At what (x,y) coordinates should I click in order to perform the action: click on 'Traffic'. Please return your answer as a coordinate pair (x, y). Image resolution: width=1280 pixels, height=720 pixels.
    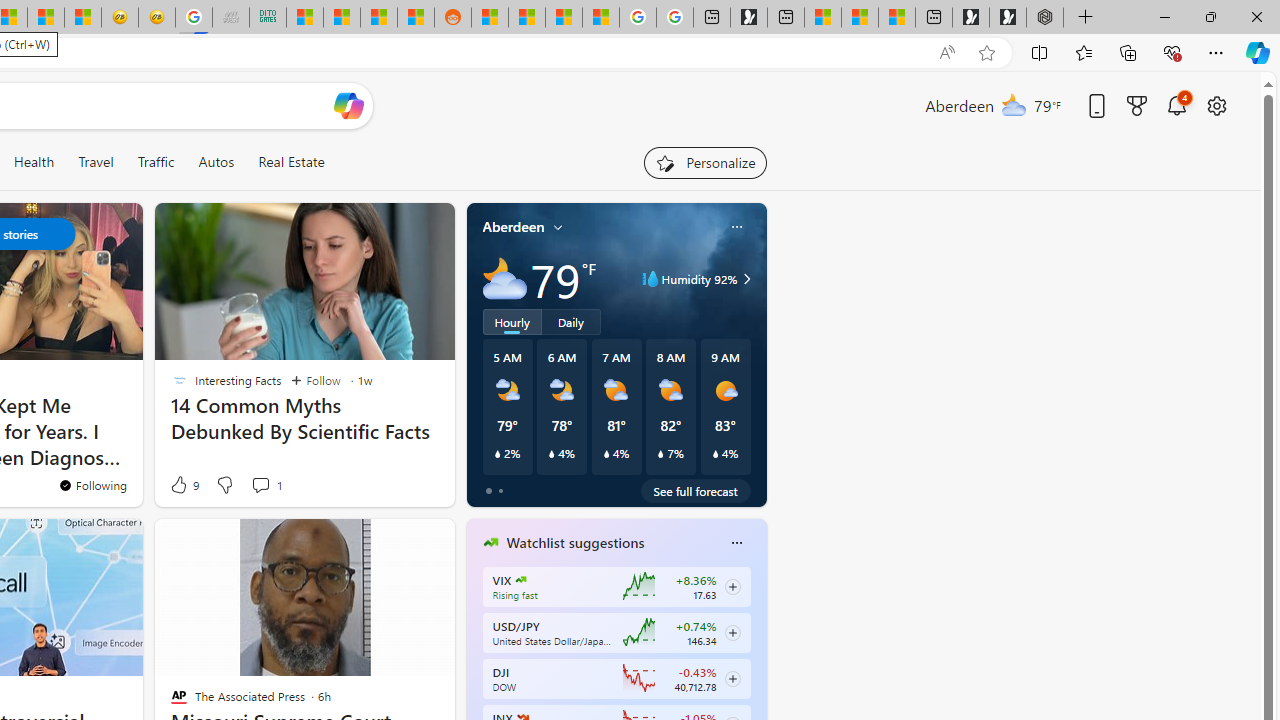
    Looking at the image, I should click on (155, 161).